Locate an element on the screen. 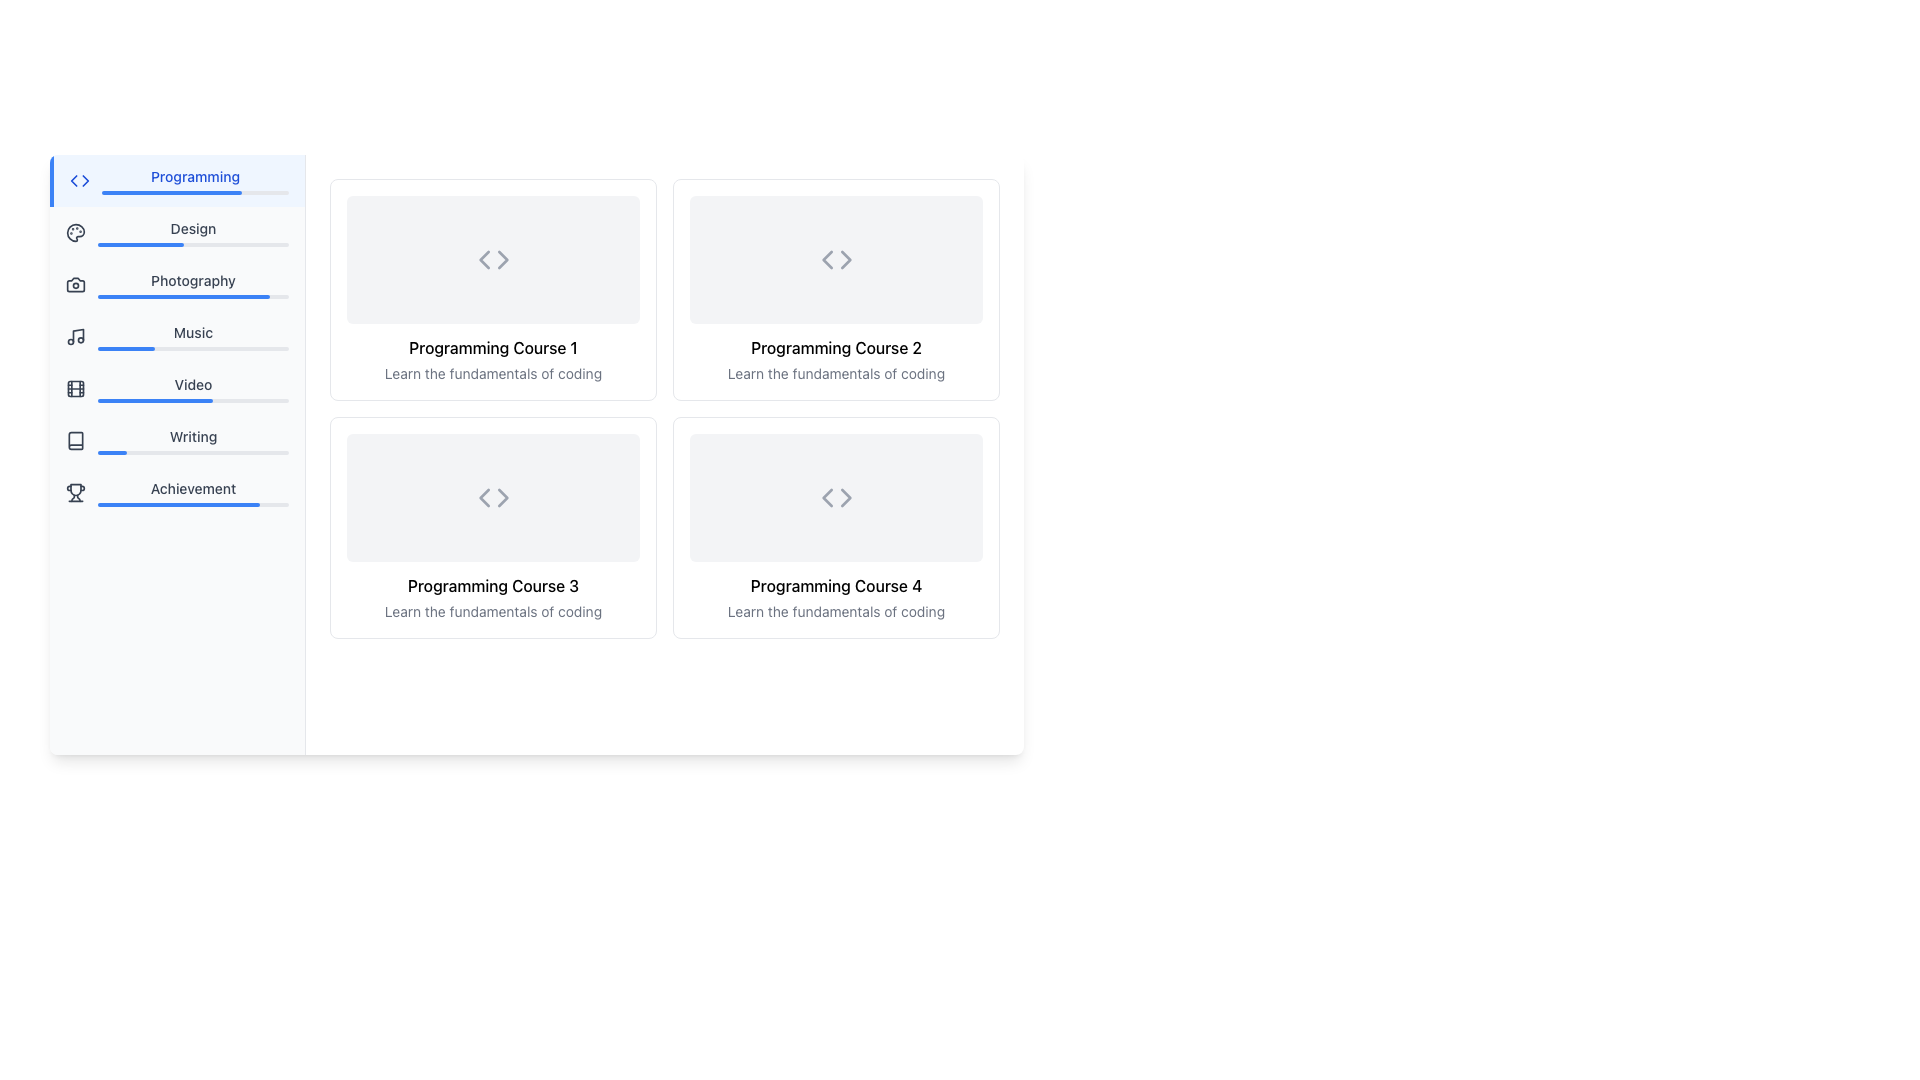  the progress bar is located at coordinates (270, 401).